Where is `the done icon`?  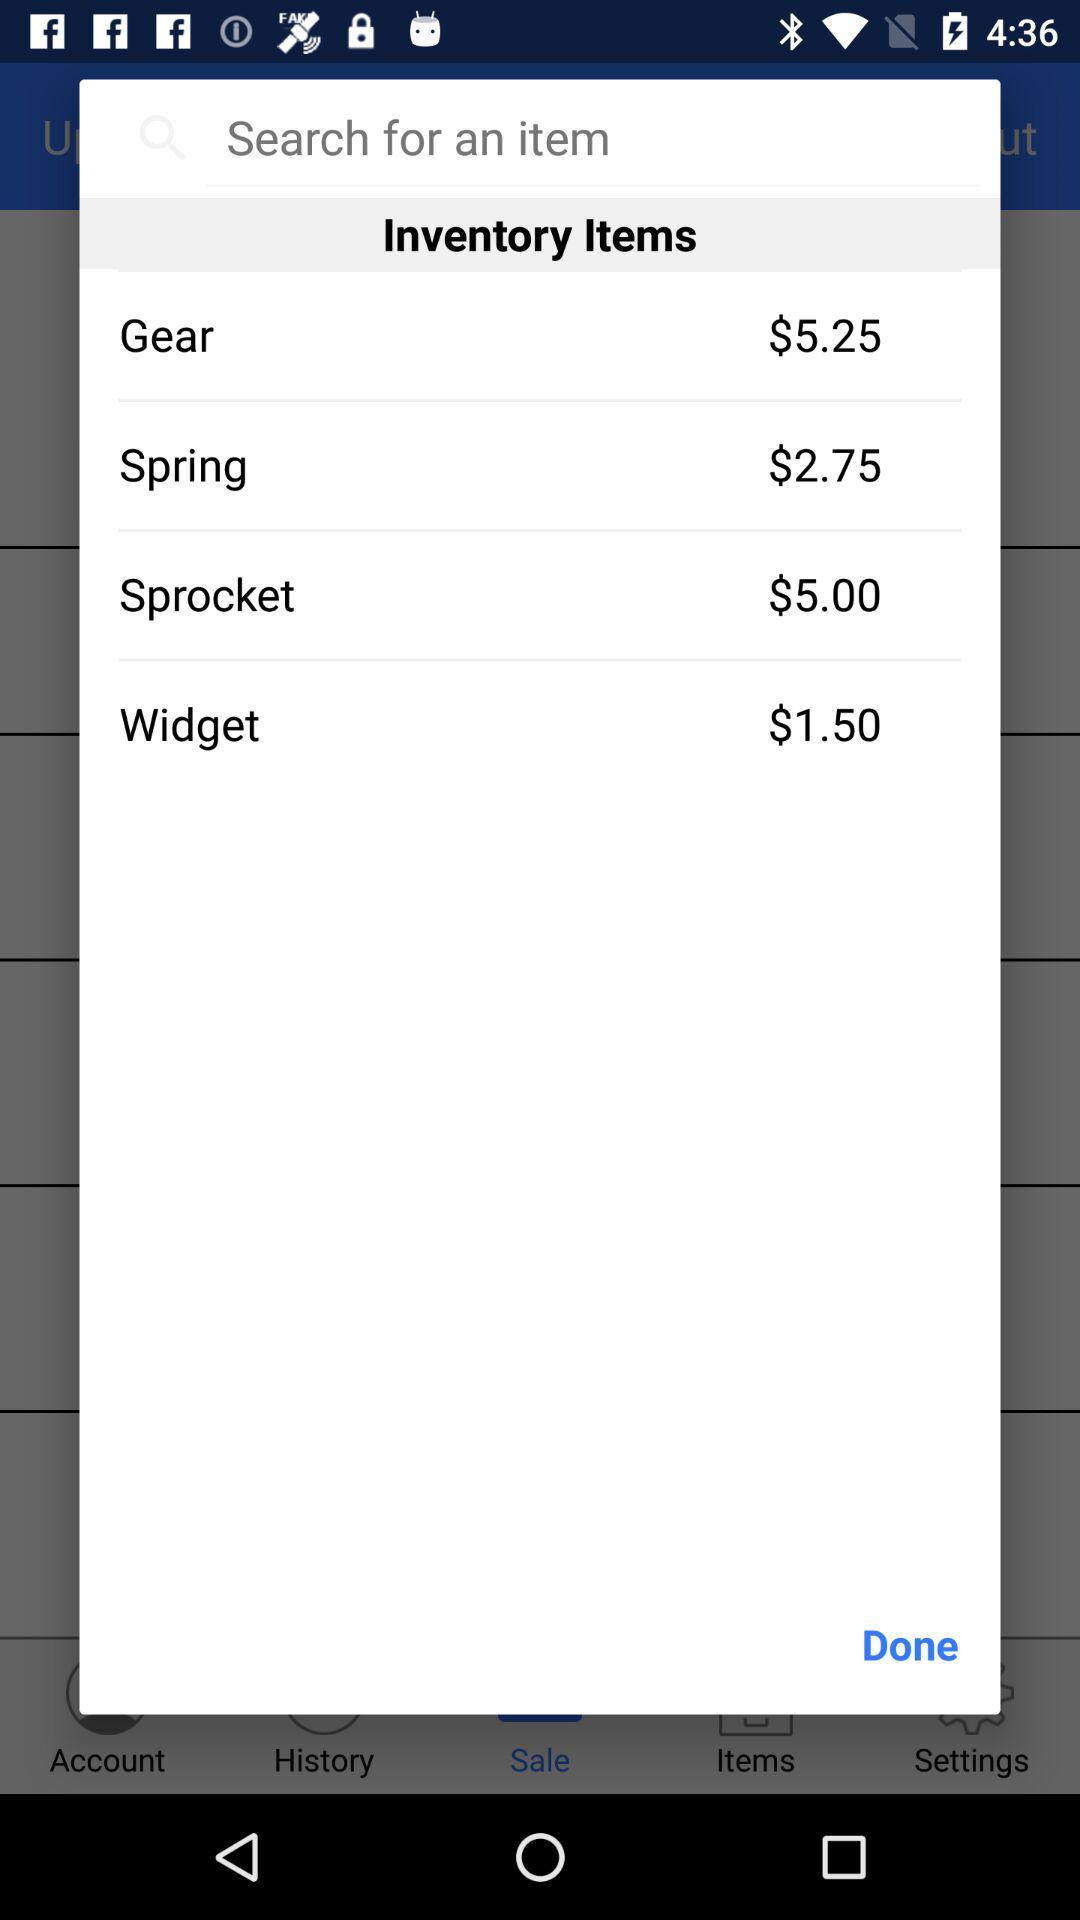 the done icon is located at coordinates (910, 1644).